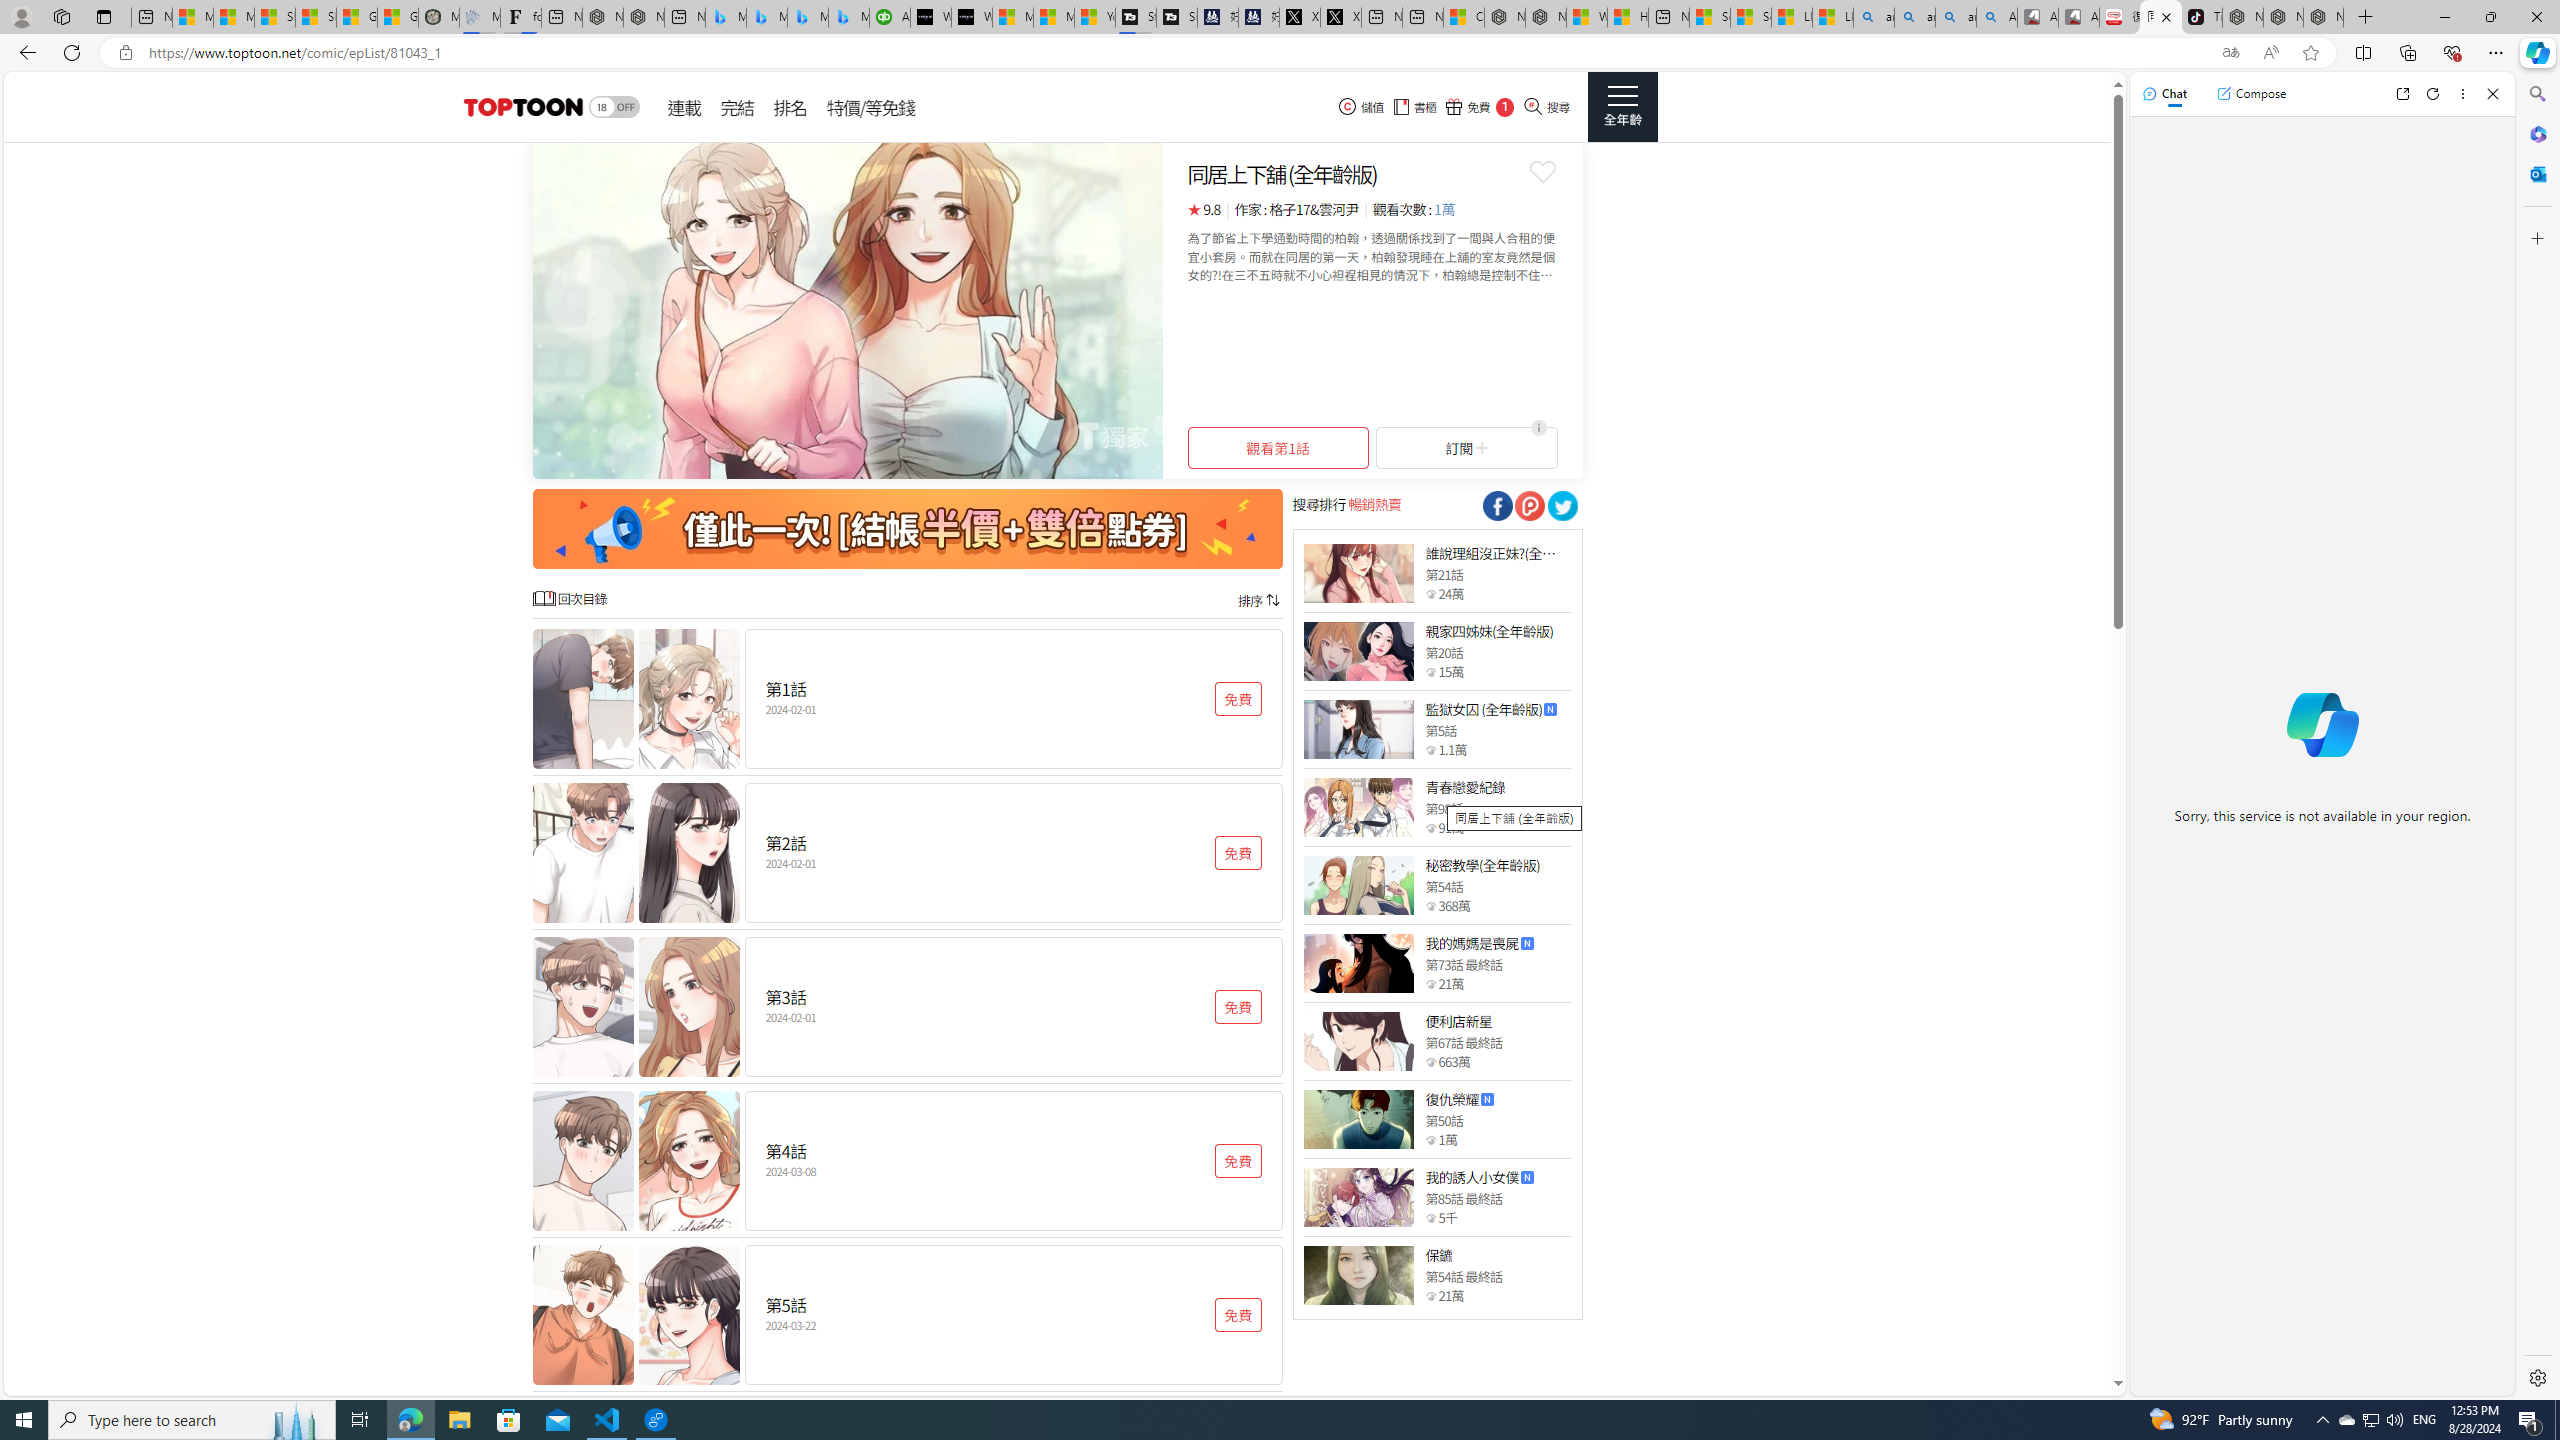 This screenshot has width=2560, height=1440. What do you see at coordinates (766, 16) in the screenshot?
I see `'Microsoft Bing Travel - Stays in Bangkok, Bangkok, Thailand'` at bounding box center [766, 16].